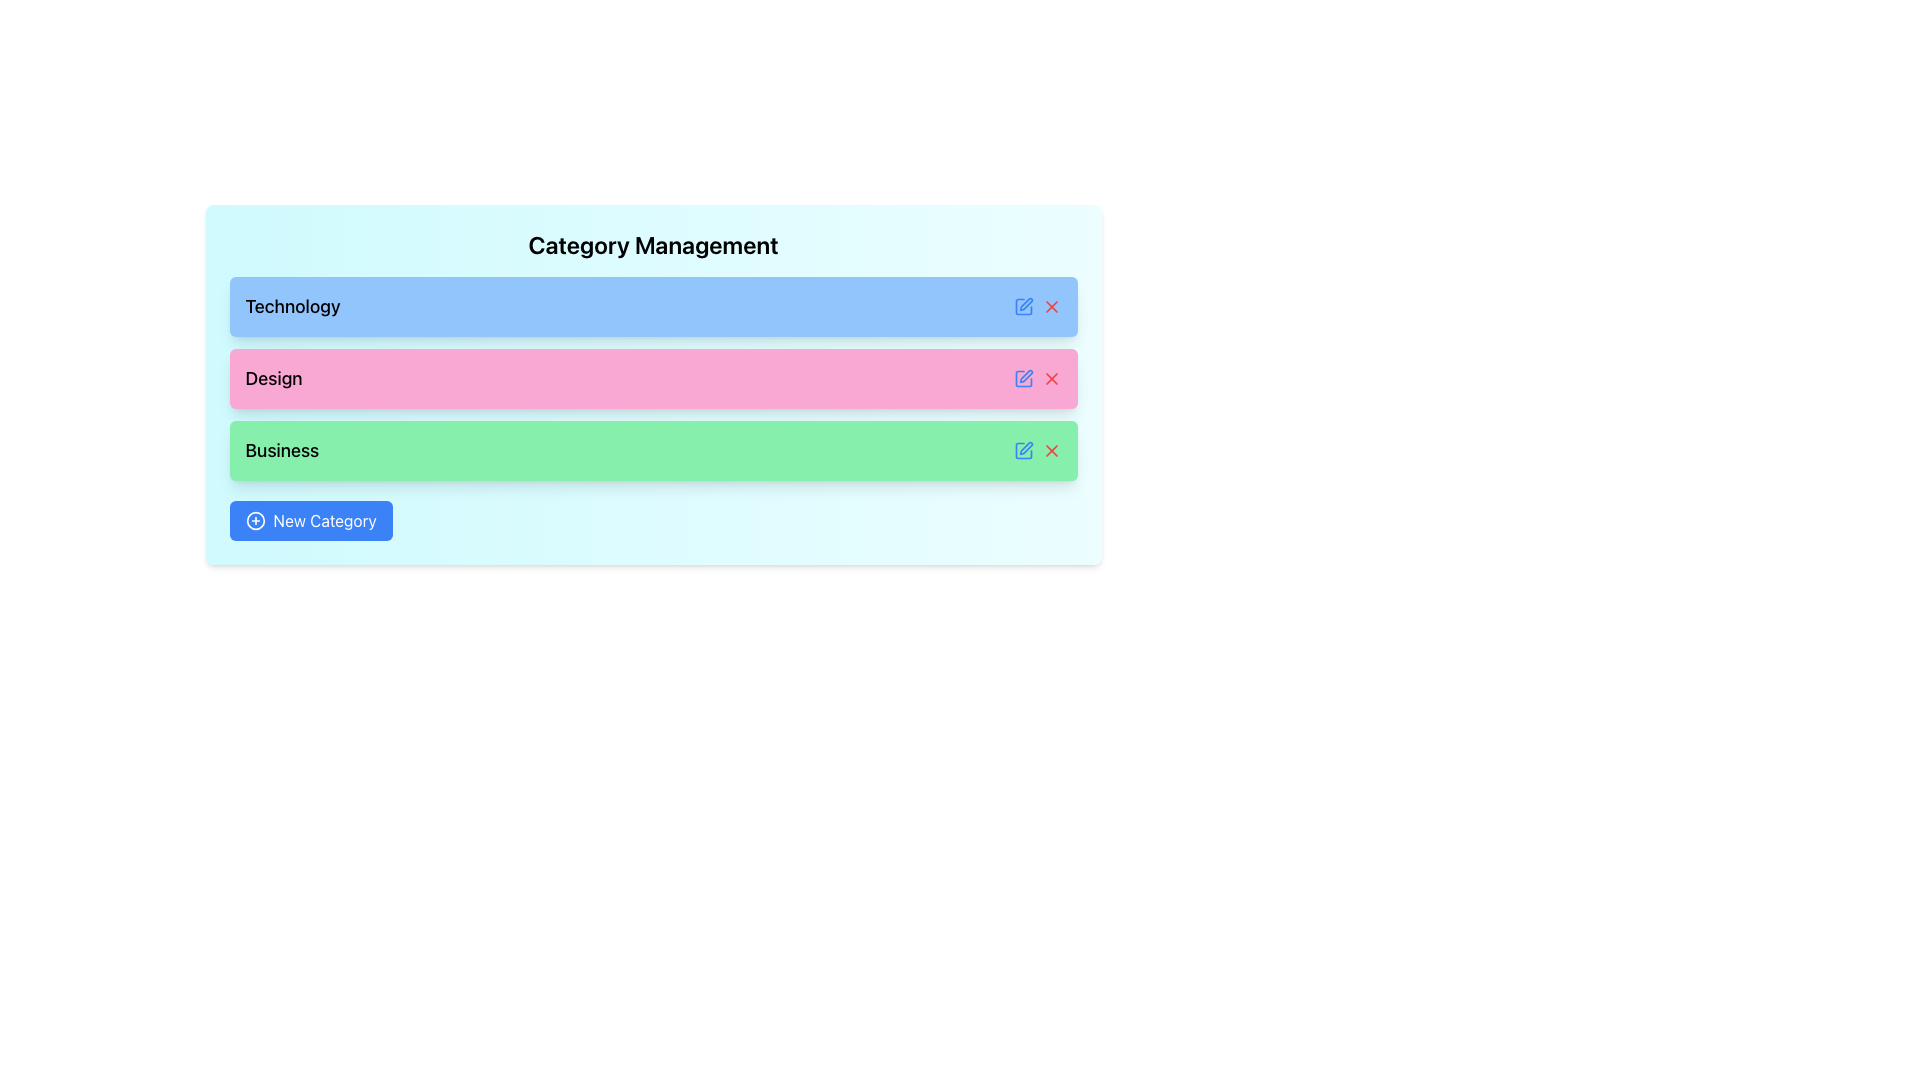 This screenshot has height=1080, width=1920. Describe the element at coordinates (1050, 378) in the screenshot. I see `the Close/Delete SVG icon located at the right end of the pink row labeled 'Design' in the 'Category Management' section` at that location.